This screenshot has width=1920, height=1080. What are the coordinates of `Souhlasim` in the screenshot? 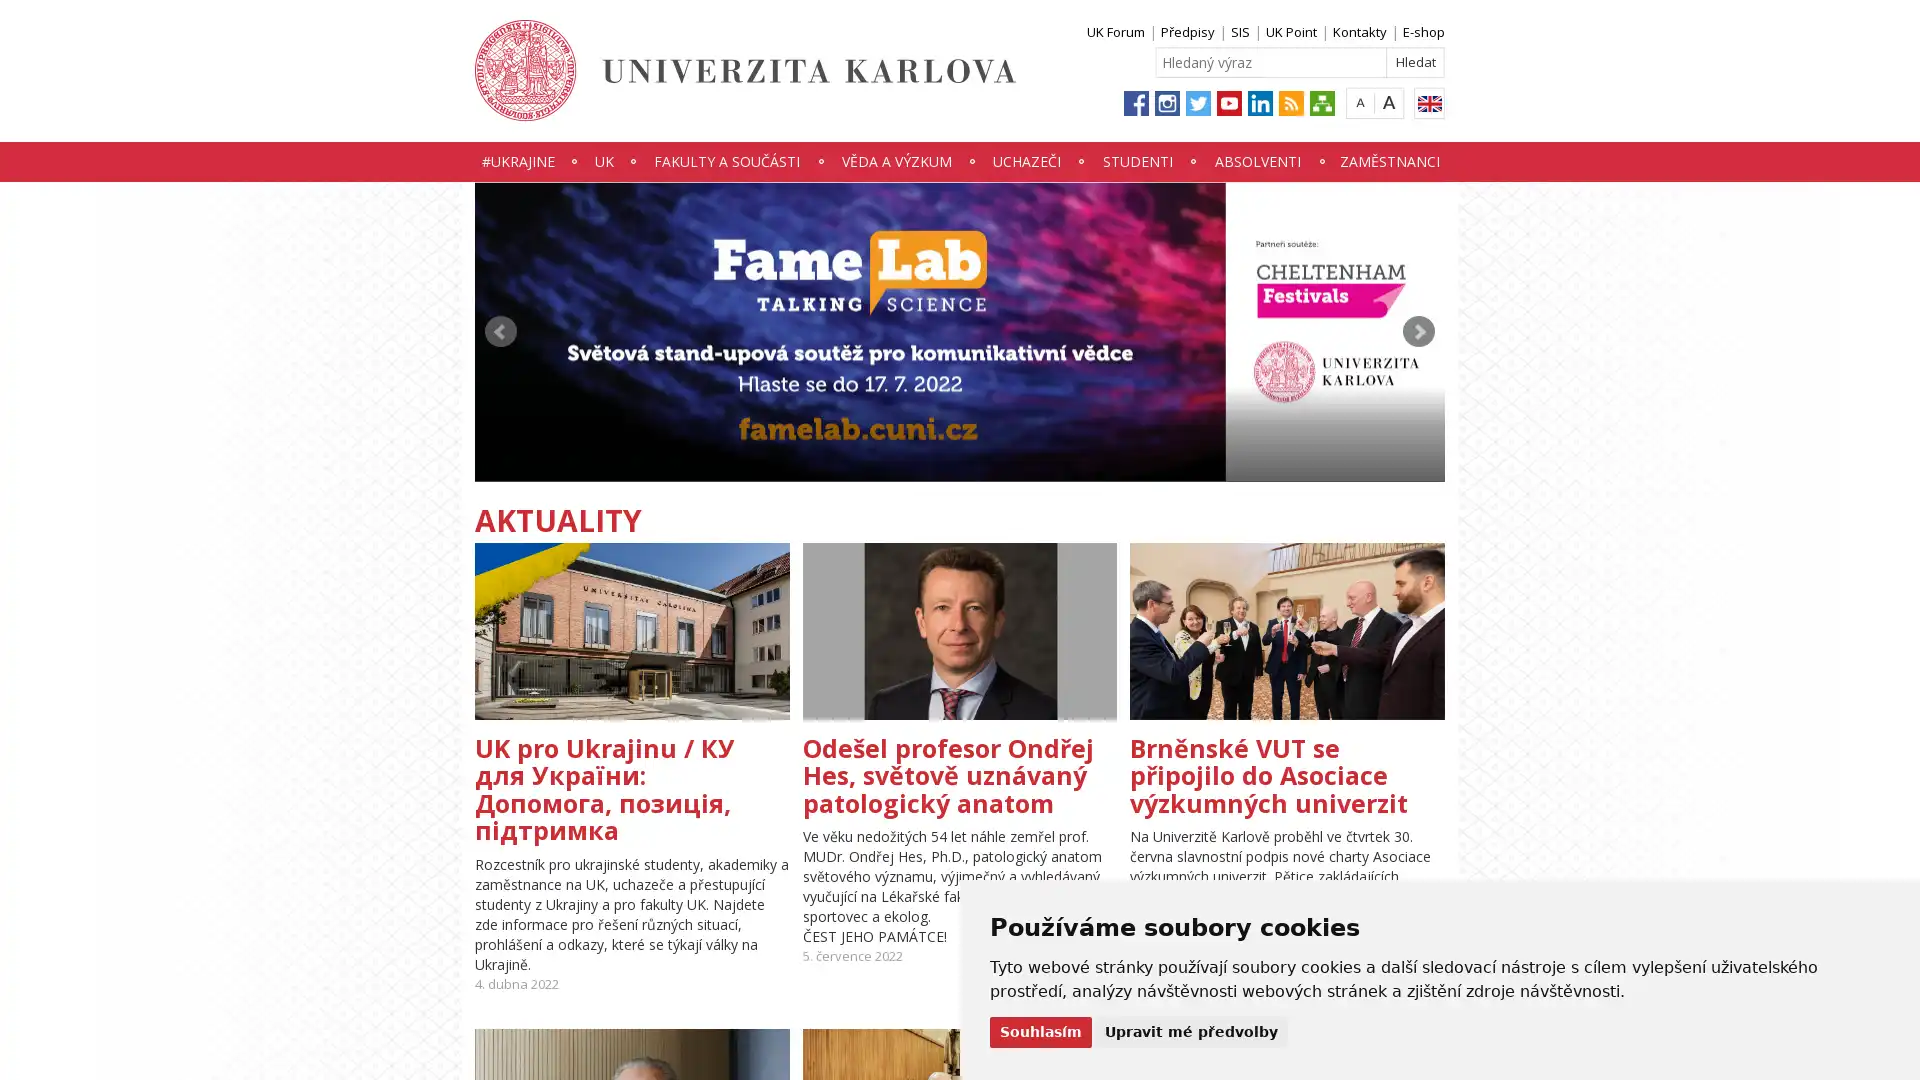 It's located at (1040, 1031).